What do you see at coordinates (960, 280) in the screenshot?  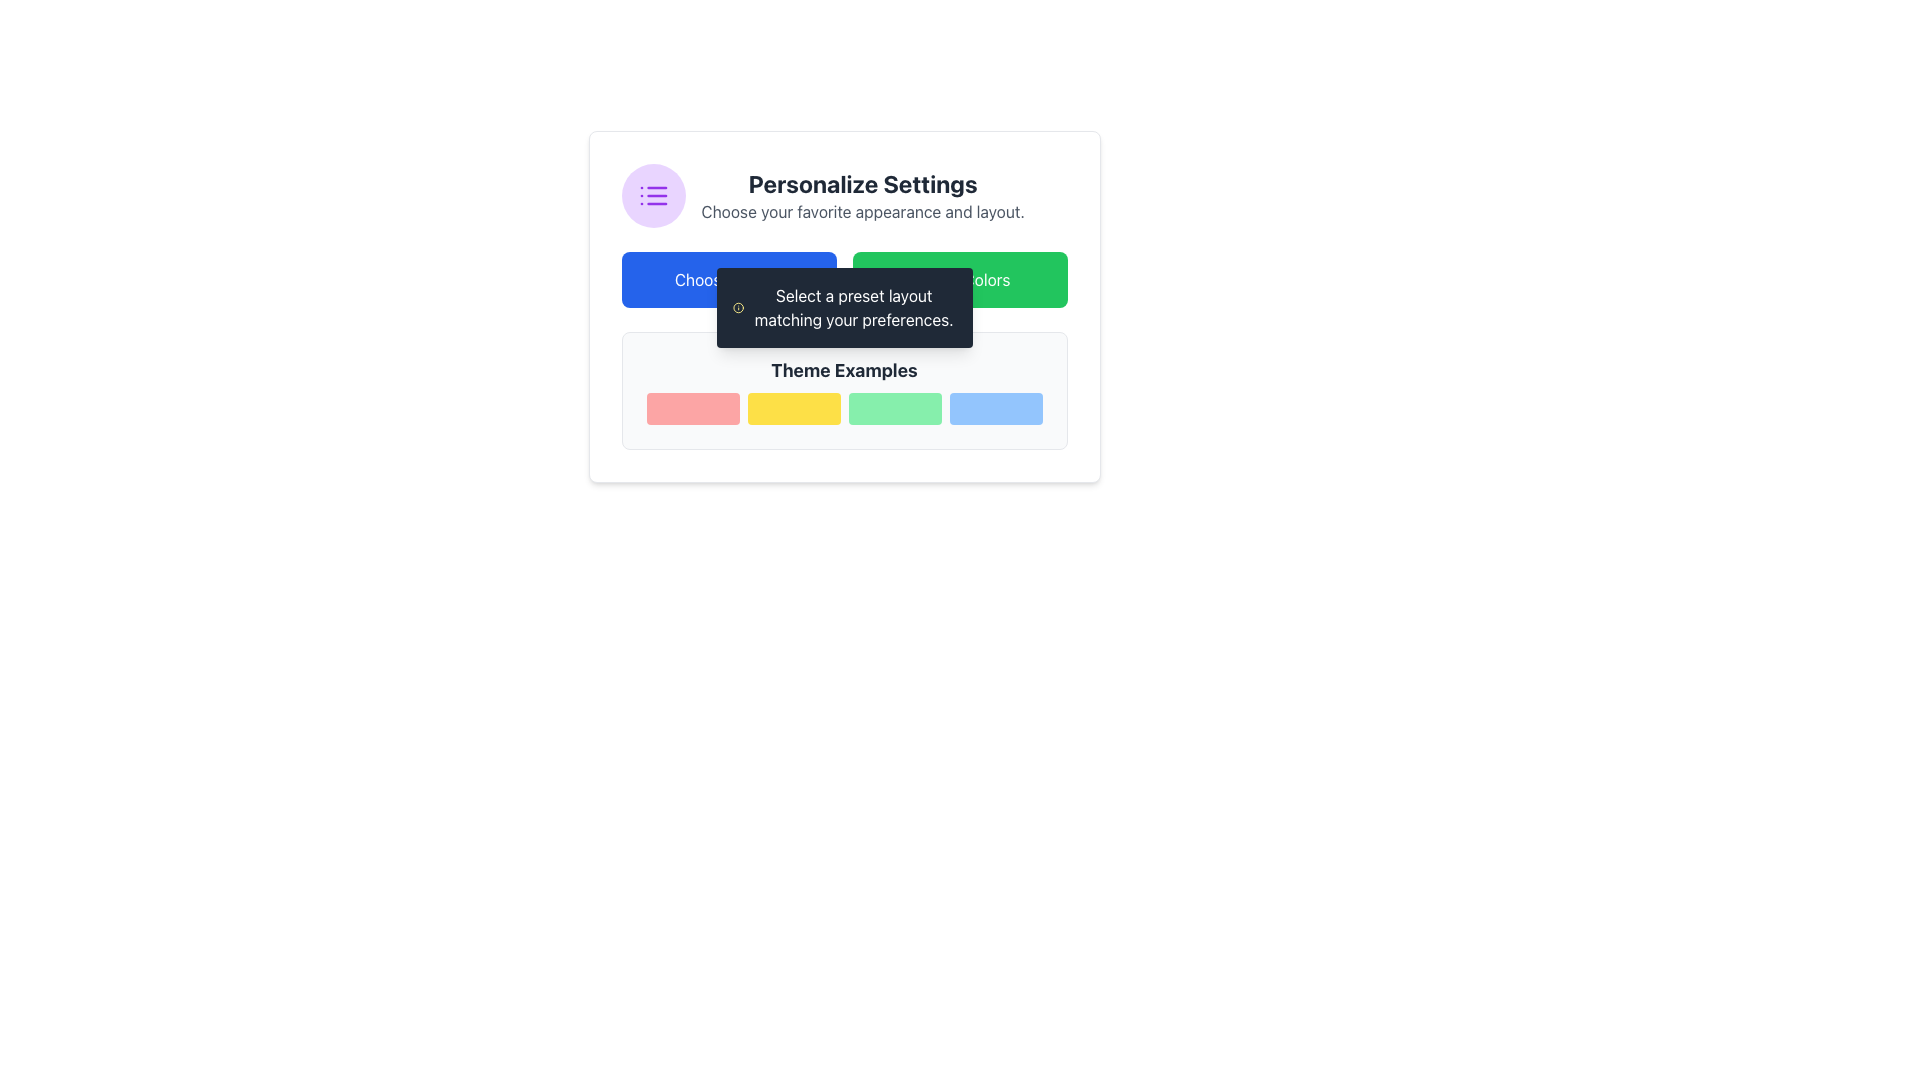 I see `the second button in the 'Personalize Settings' interface that allows users to modify color-related settings` at bounding box center [960, 280].